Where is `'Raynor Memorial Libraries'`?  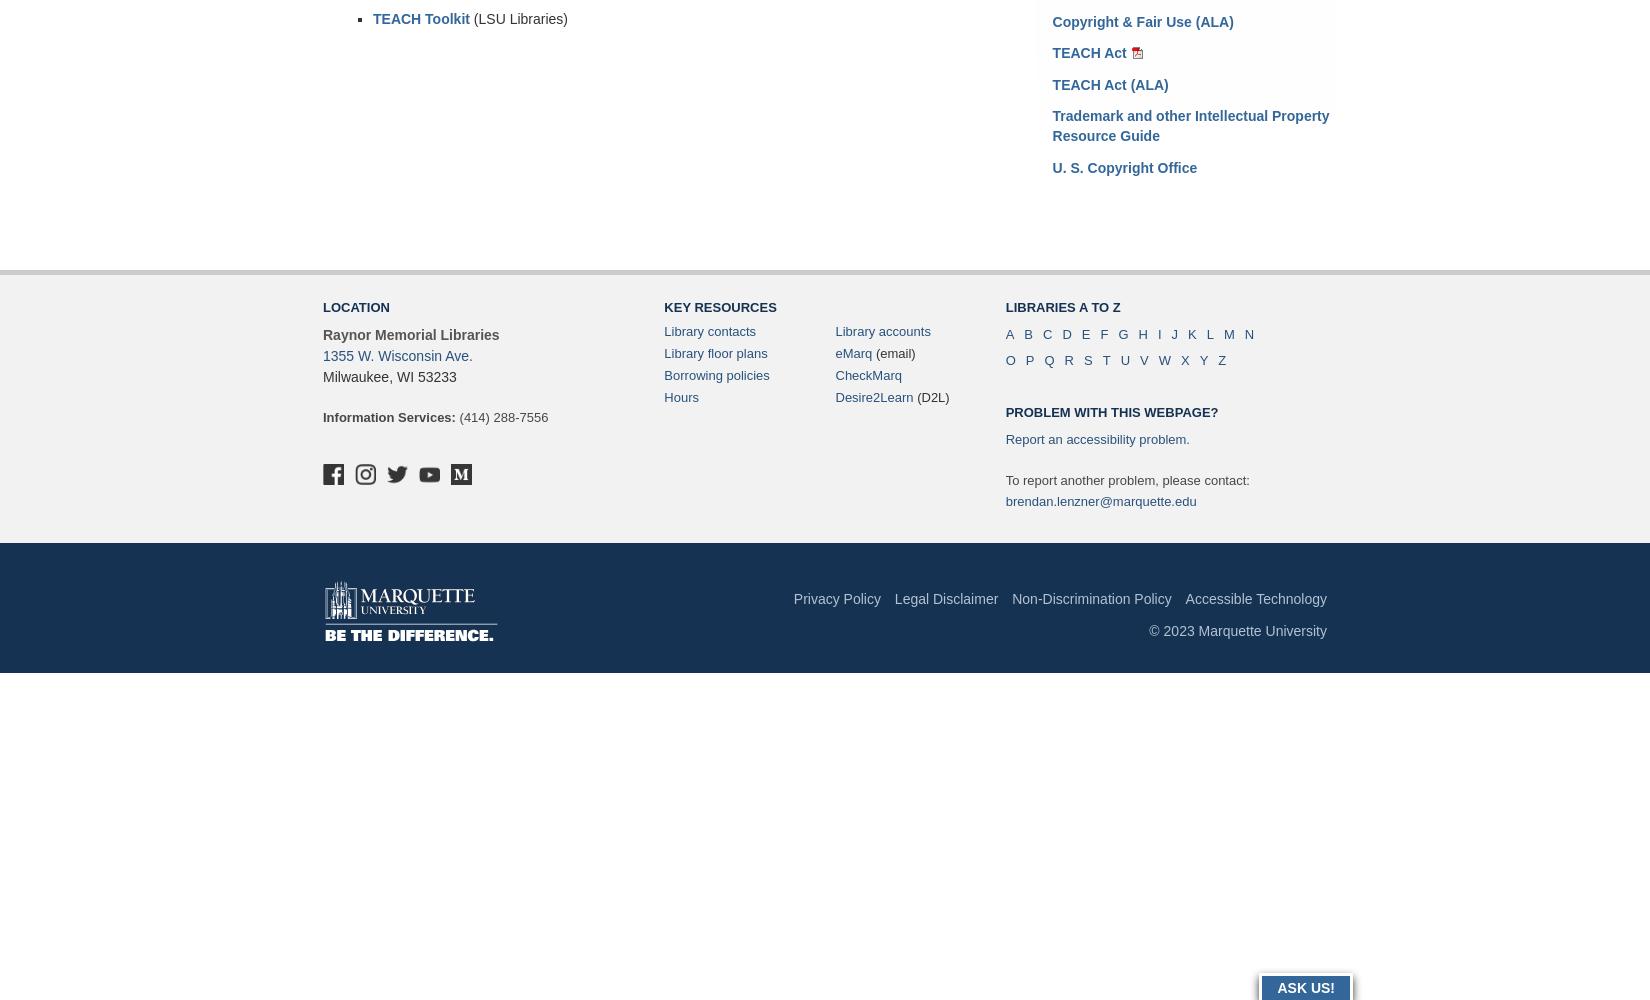 'Raynor Memorial Libraries' is located at coordinates (411, 334).